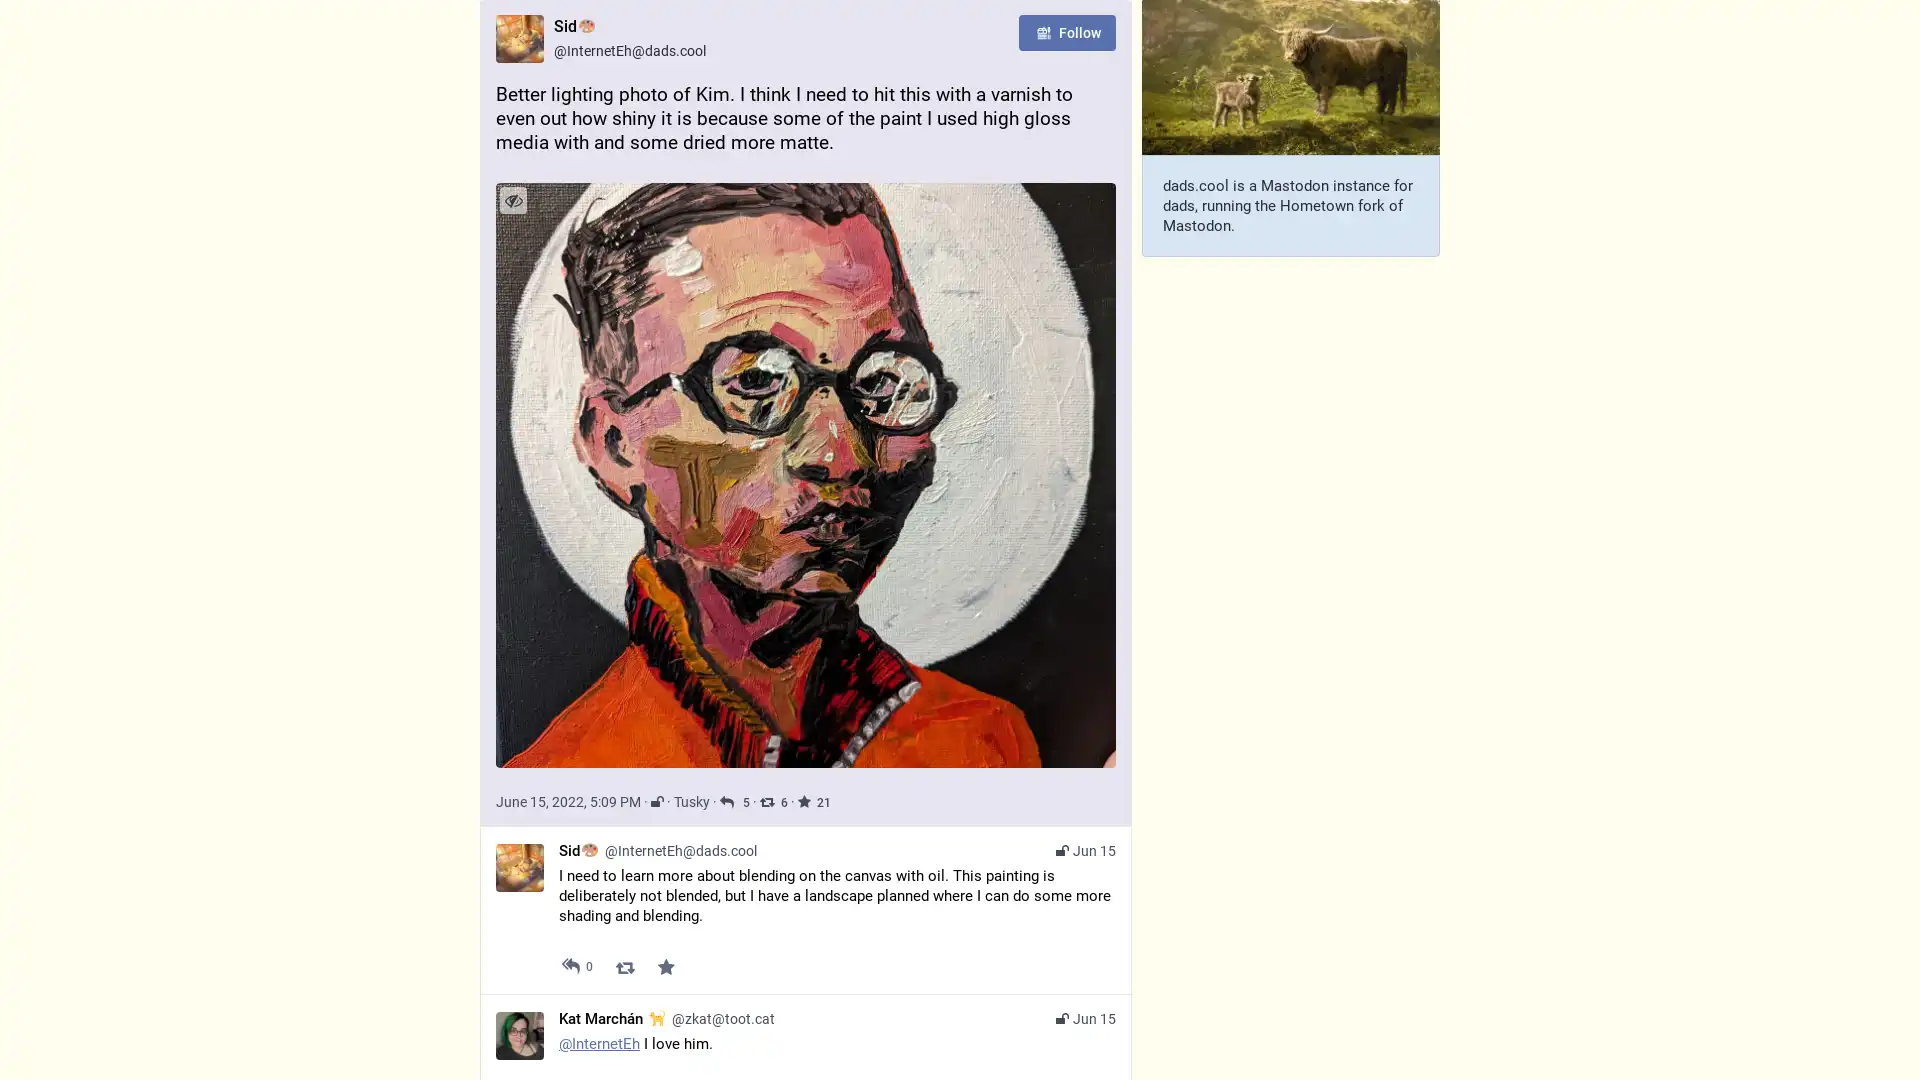 The image size is (1920, 1080). Describe the element at coordinates (513, 200) in the screenshot. I see `Hide image` at that location.